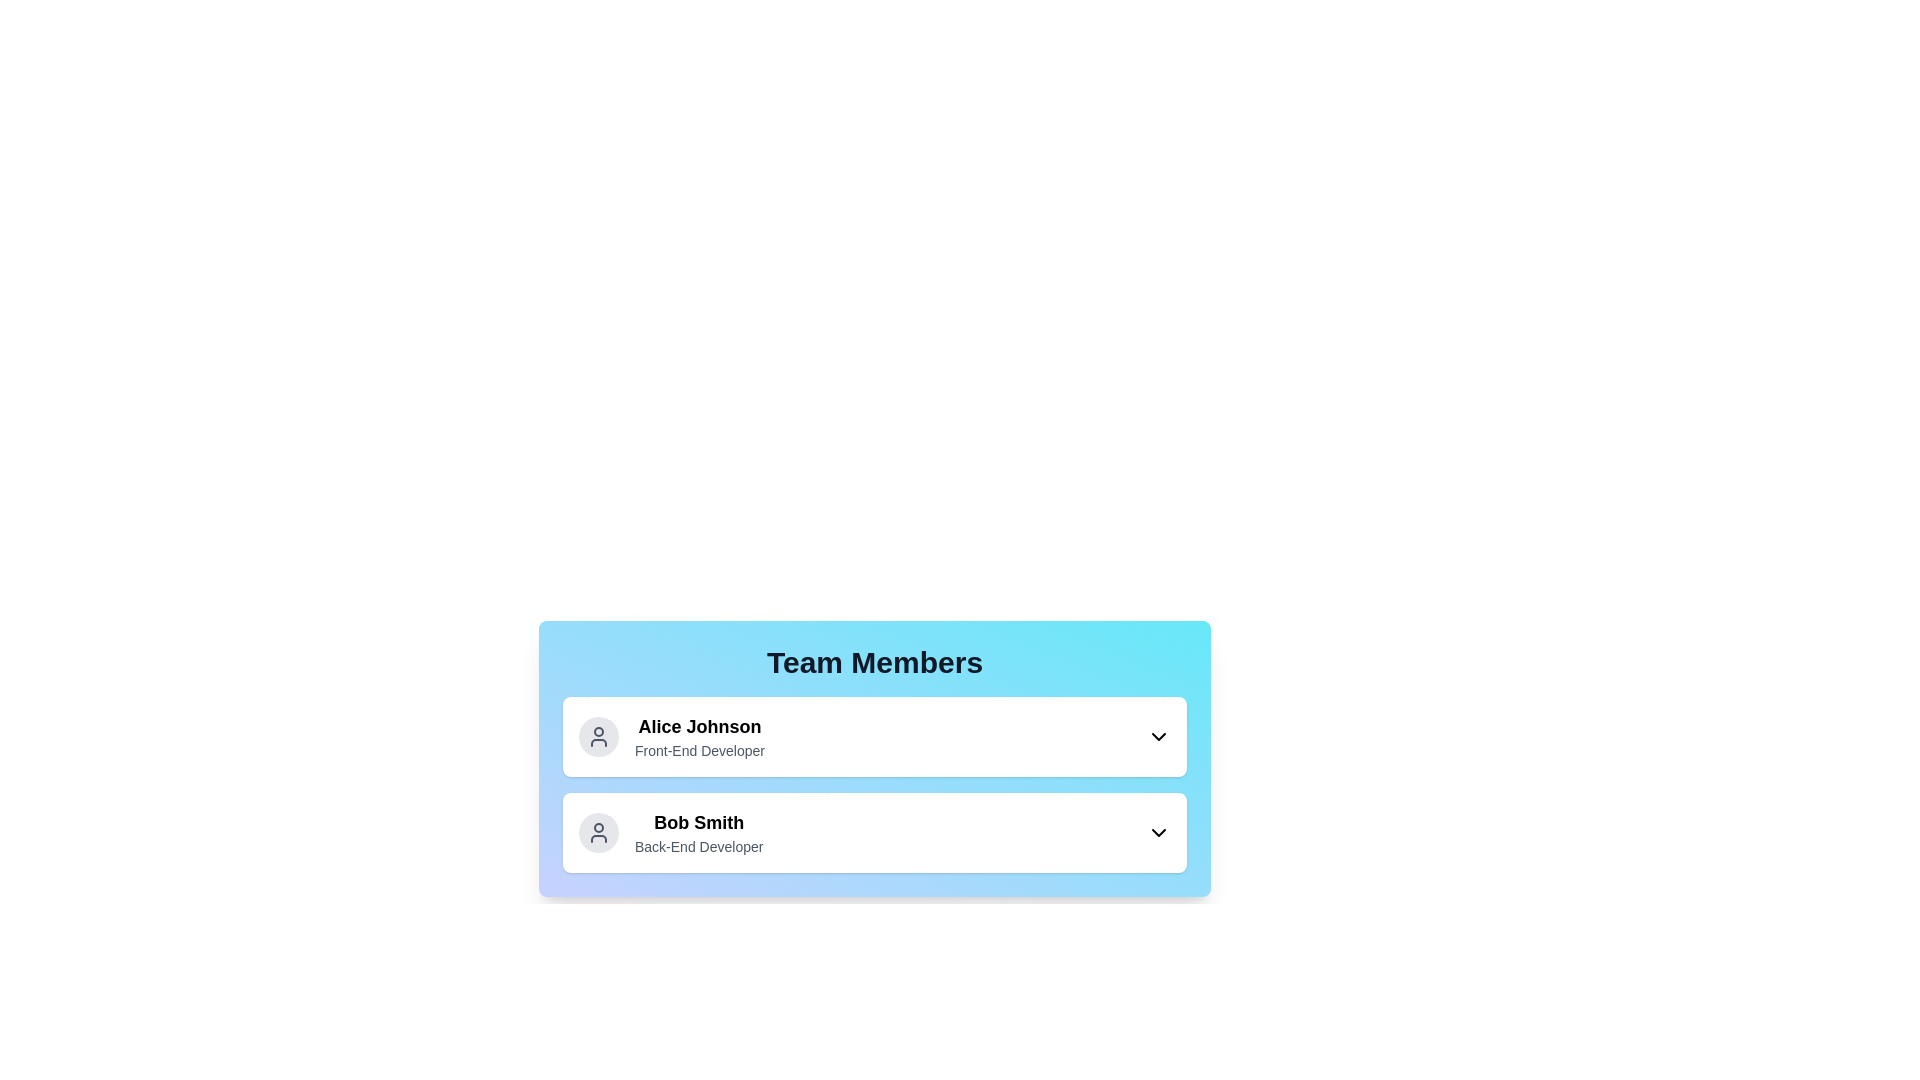 This screenshot has height=1080, width=1920. I want to click on the profile Bob Smith to toggle its expanded state, so click(874, 833).